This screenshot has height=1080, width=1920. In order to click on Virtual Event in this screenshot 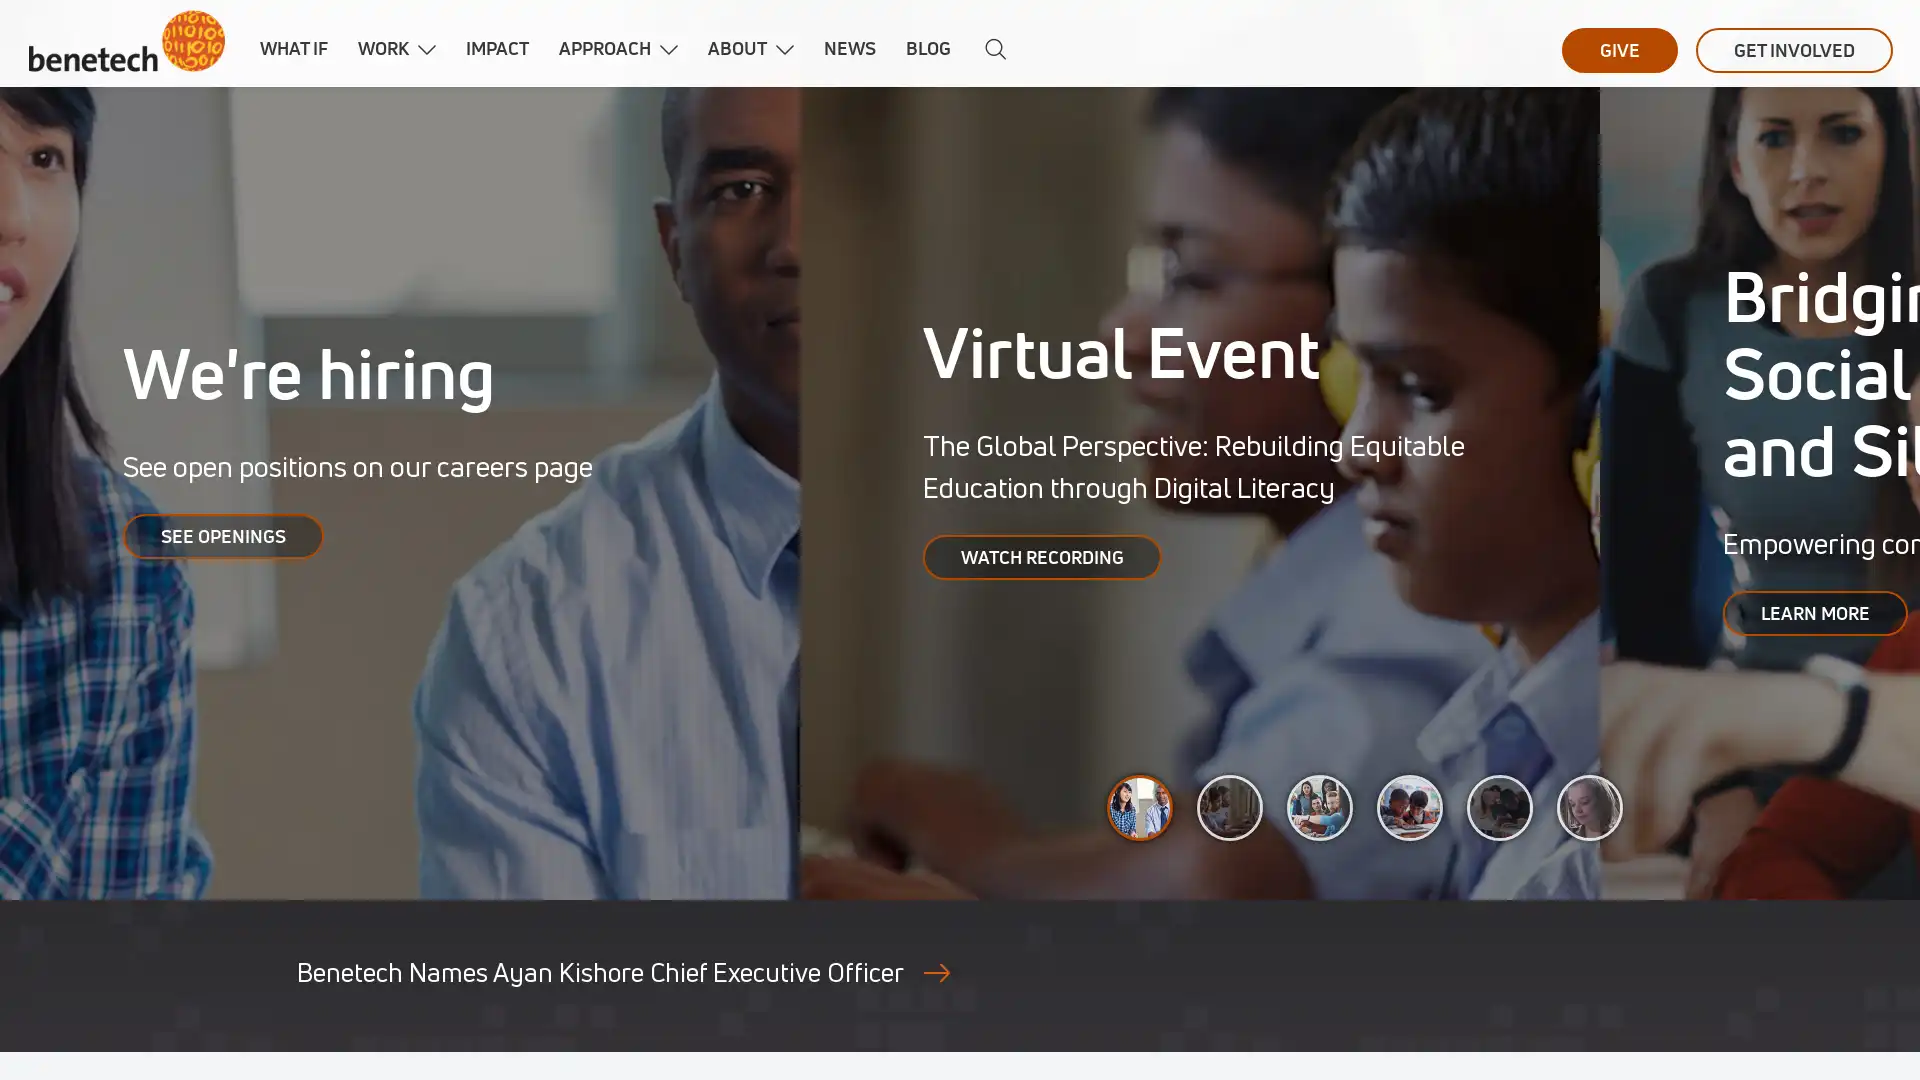, I will do `click(1228, 806)`.